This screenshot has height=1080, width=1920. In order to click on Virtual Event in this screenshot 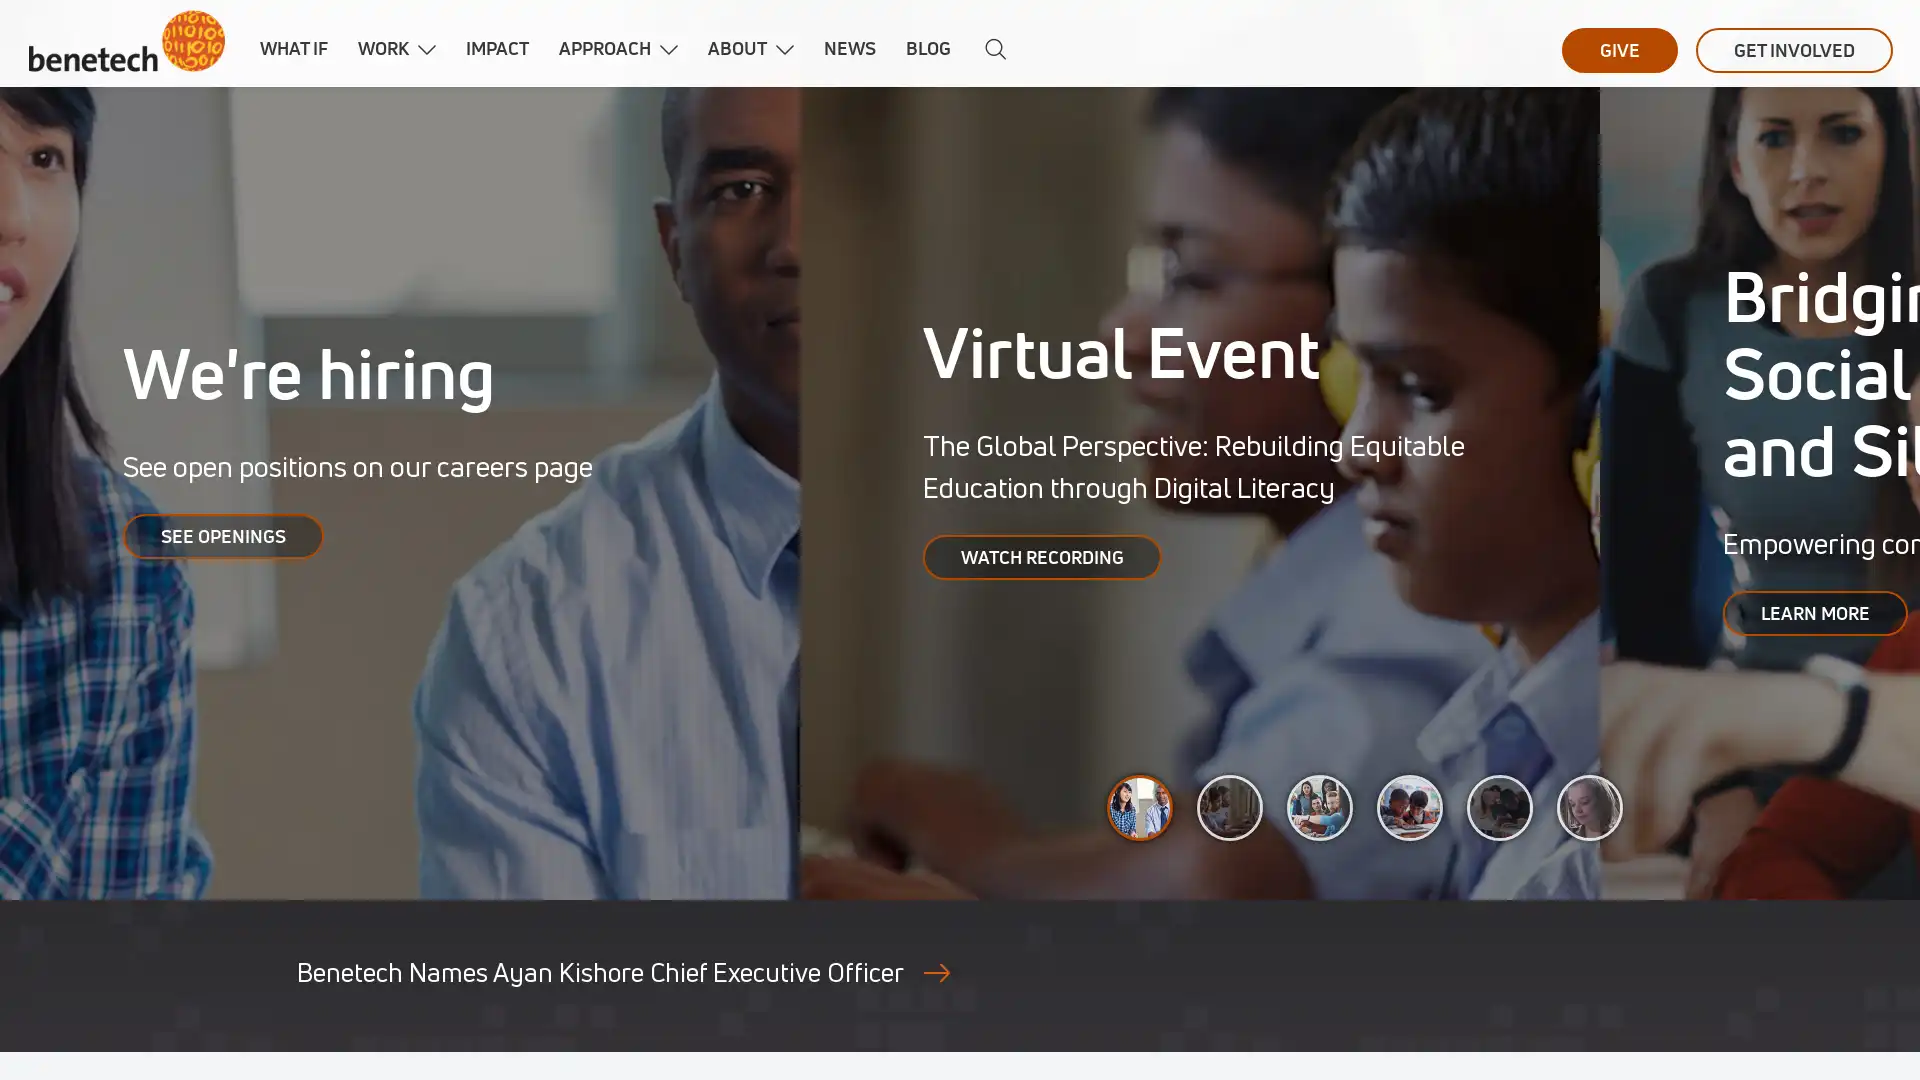, I will do `click(1228, 806)`.